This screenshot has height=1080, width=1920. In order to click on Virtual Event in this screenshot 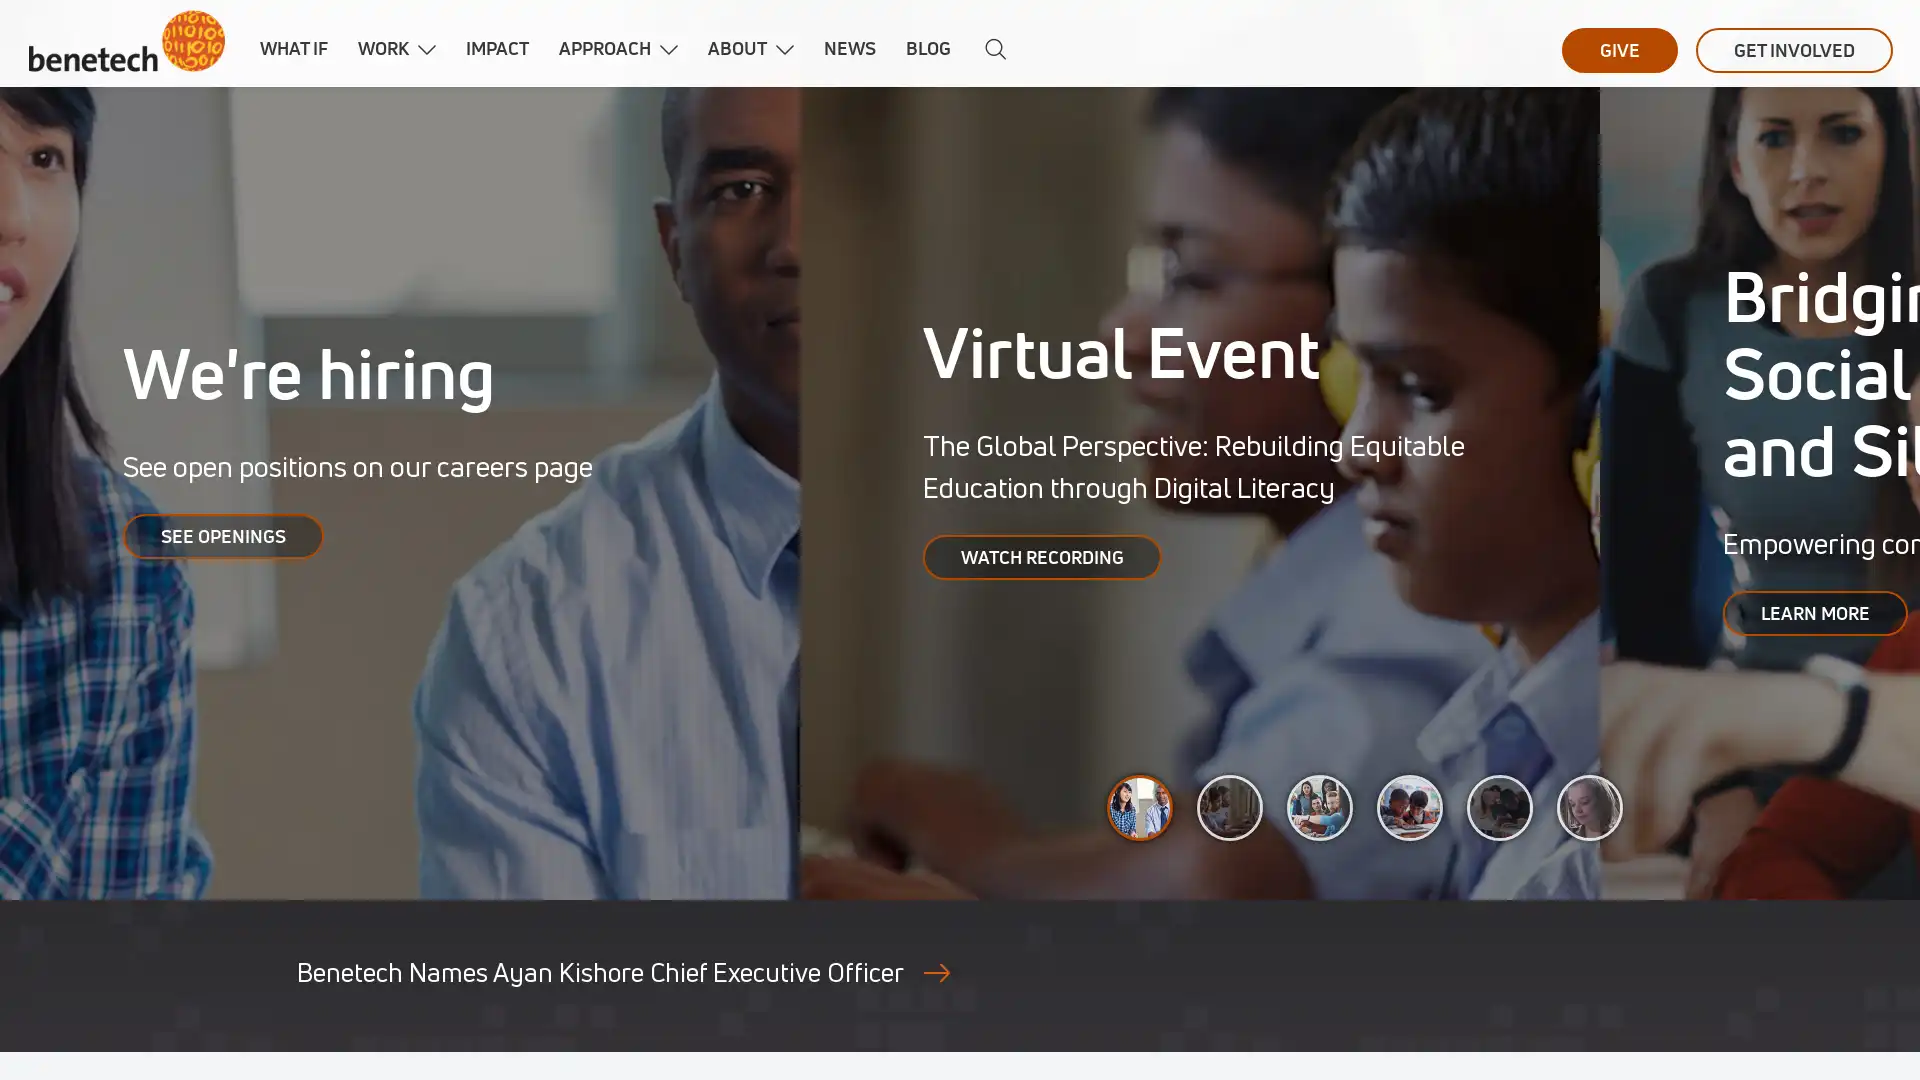, I will do `click(1228, 806)`.